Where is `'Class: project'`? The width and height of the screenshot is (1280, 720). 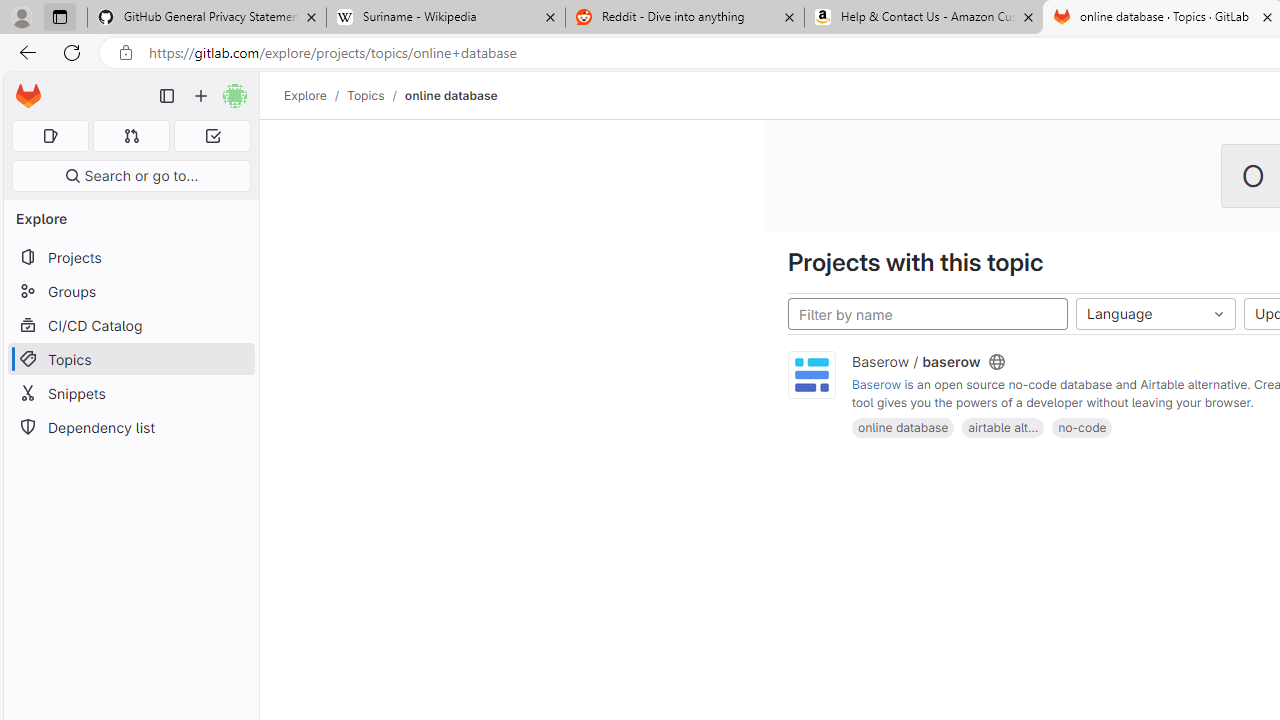
'Class: project' is located at coordinates (812, 375).